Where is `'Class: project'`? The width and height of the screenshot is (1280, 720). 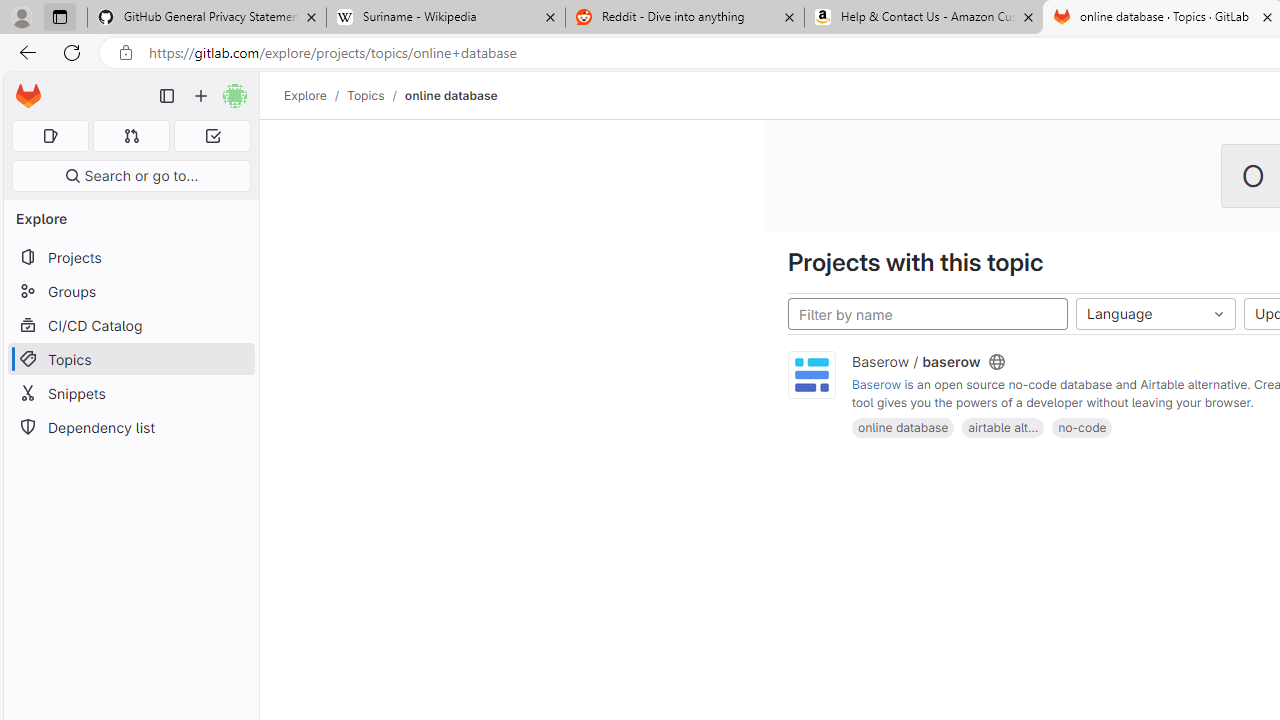
'Class: project' is located at coordinates (812, 375).